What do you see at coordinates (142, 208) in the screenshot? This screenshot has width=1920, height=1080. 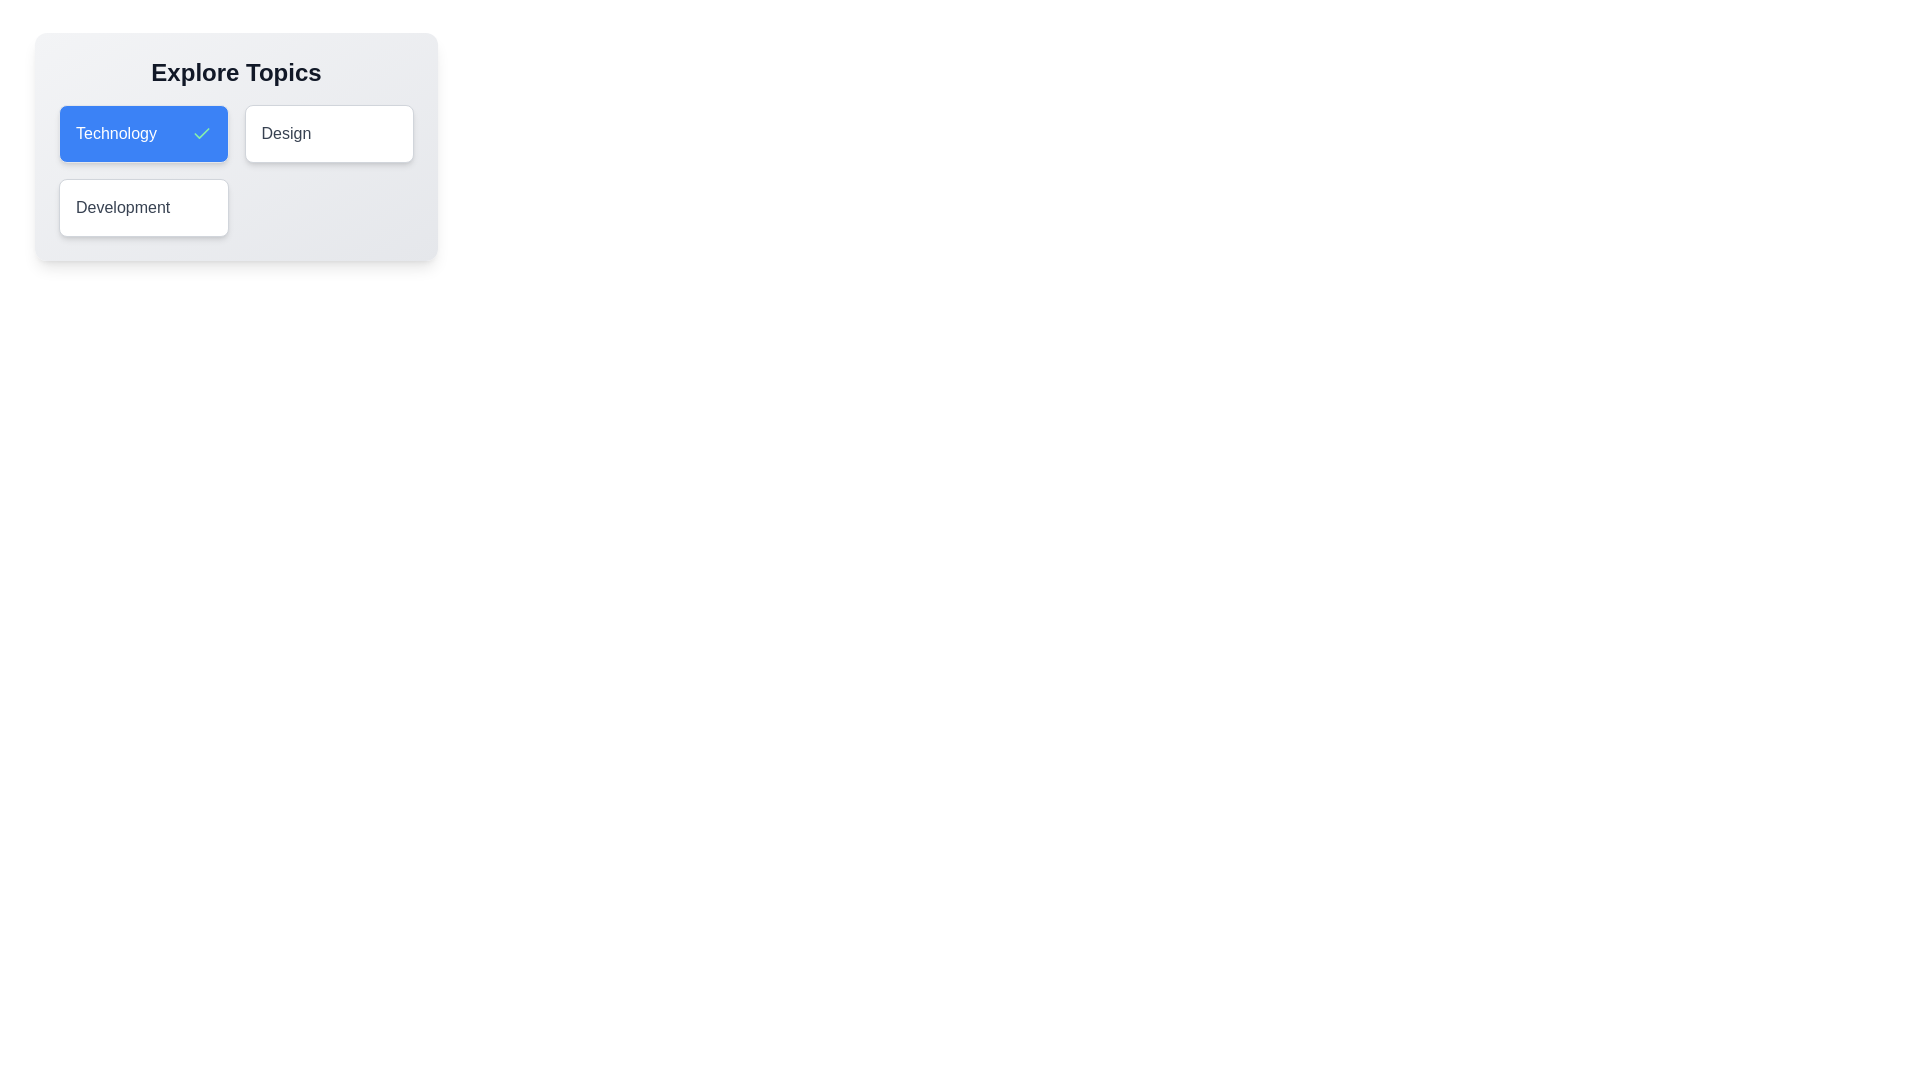 I see `the tag Development` at bounding box center [142, 208].